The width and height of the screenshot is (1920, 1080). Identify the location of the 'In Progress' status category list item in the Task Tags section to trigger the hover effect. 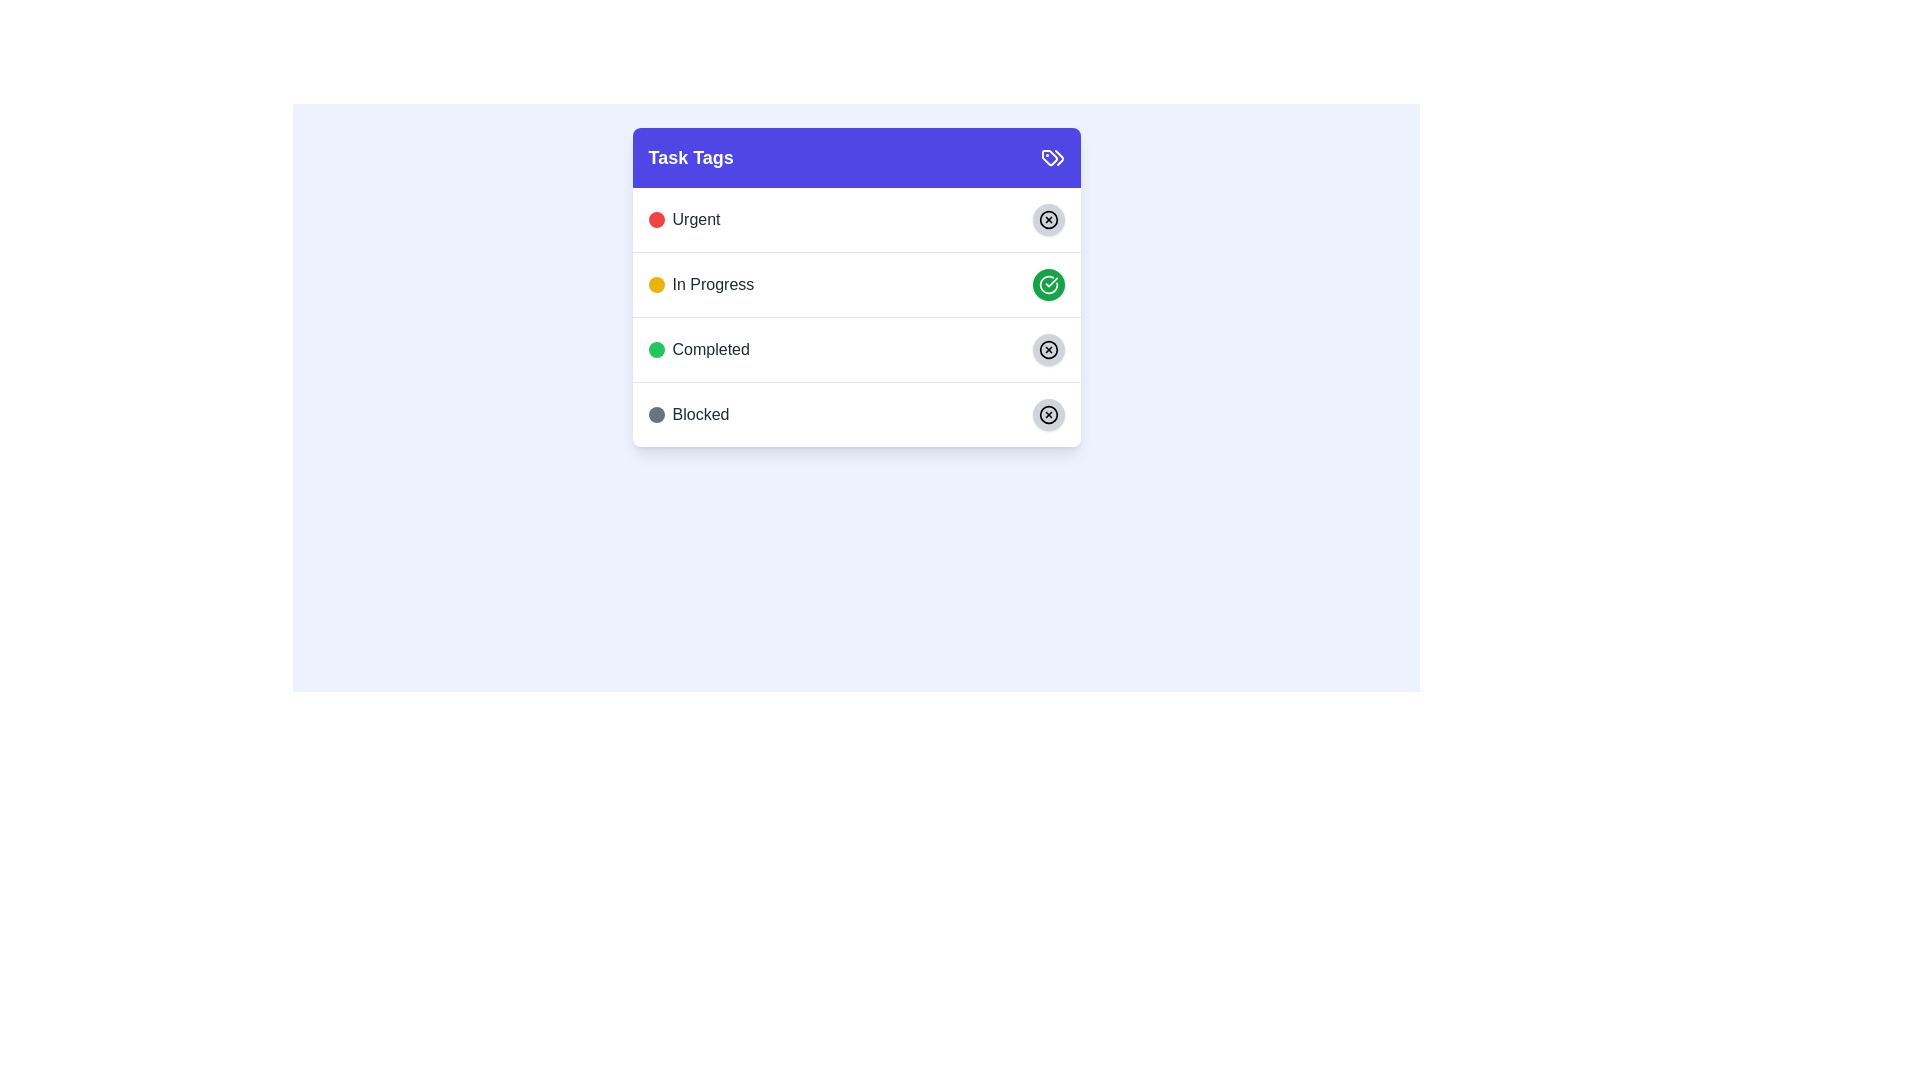
(856, 284).